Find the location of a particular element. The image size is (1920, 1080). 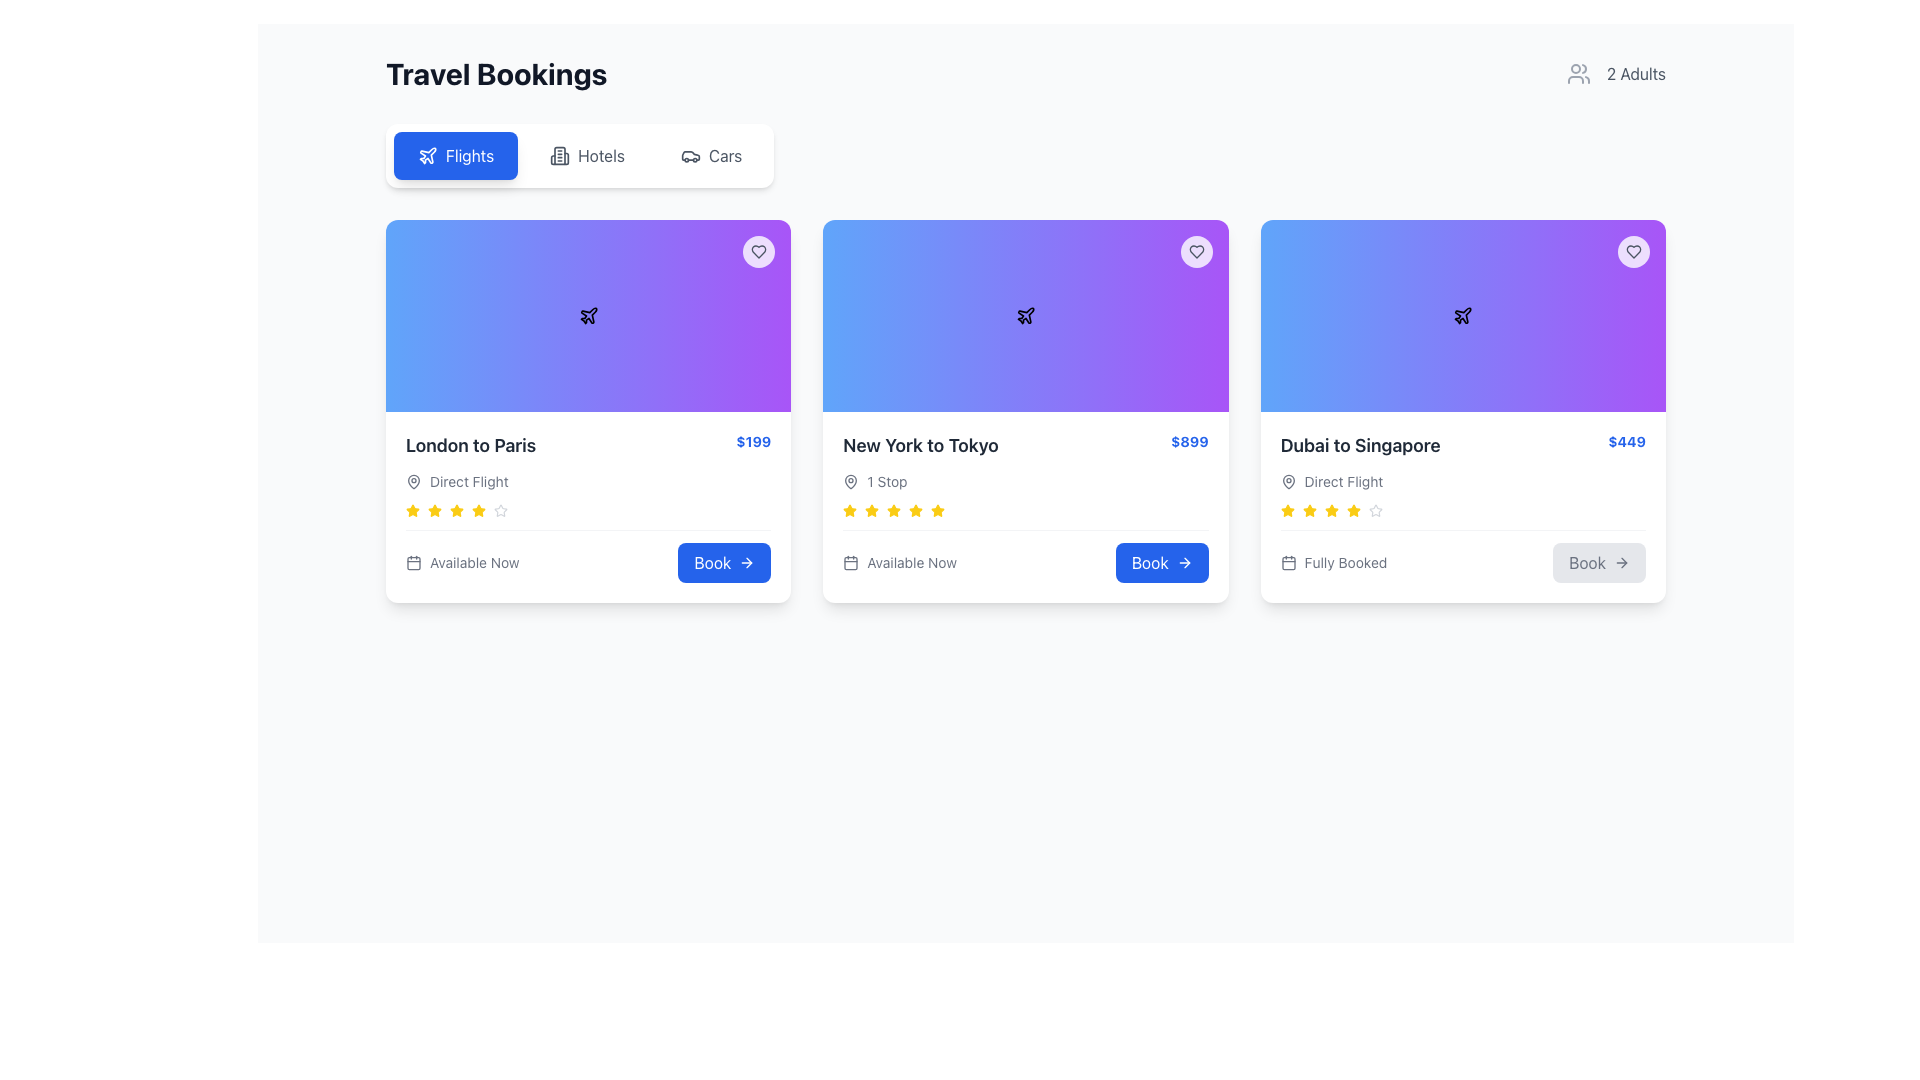

the building structure icon located in the top navigation bar under the 'Hotels' tab is located at coordinates (560, 154).